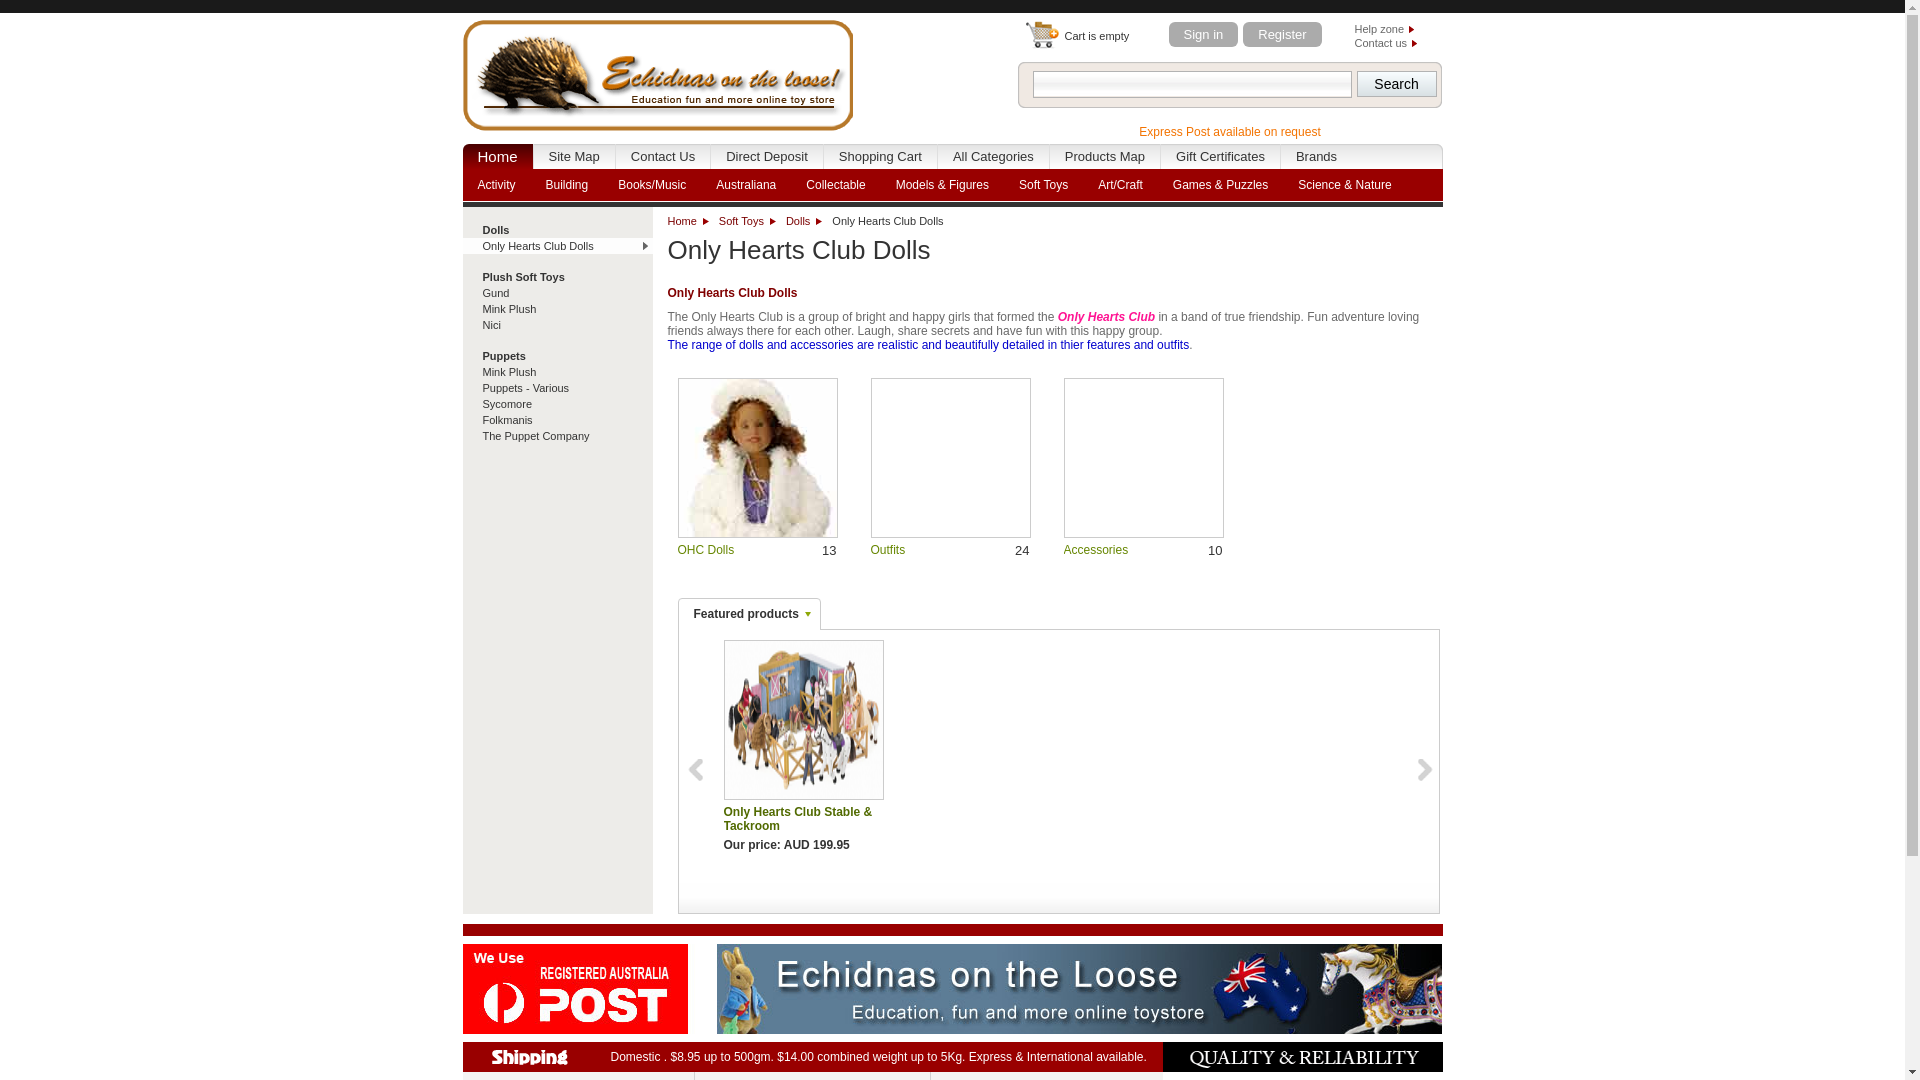  Describe the element at coordinates (1384, 42) in the screenshot. I see `'Contact us'` at that location.